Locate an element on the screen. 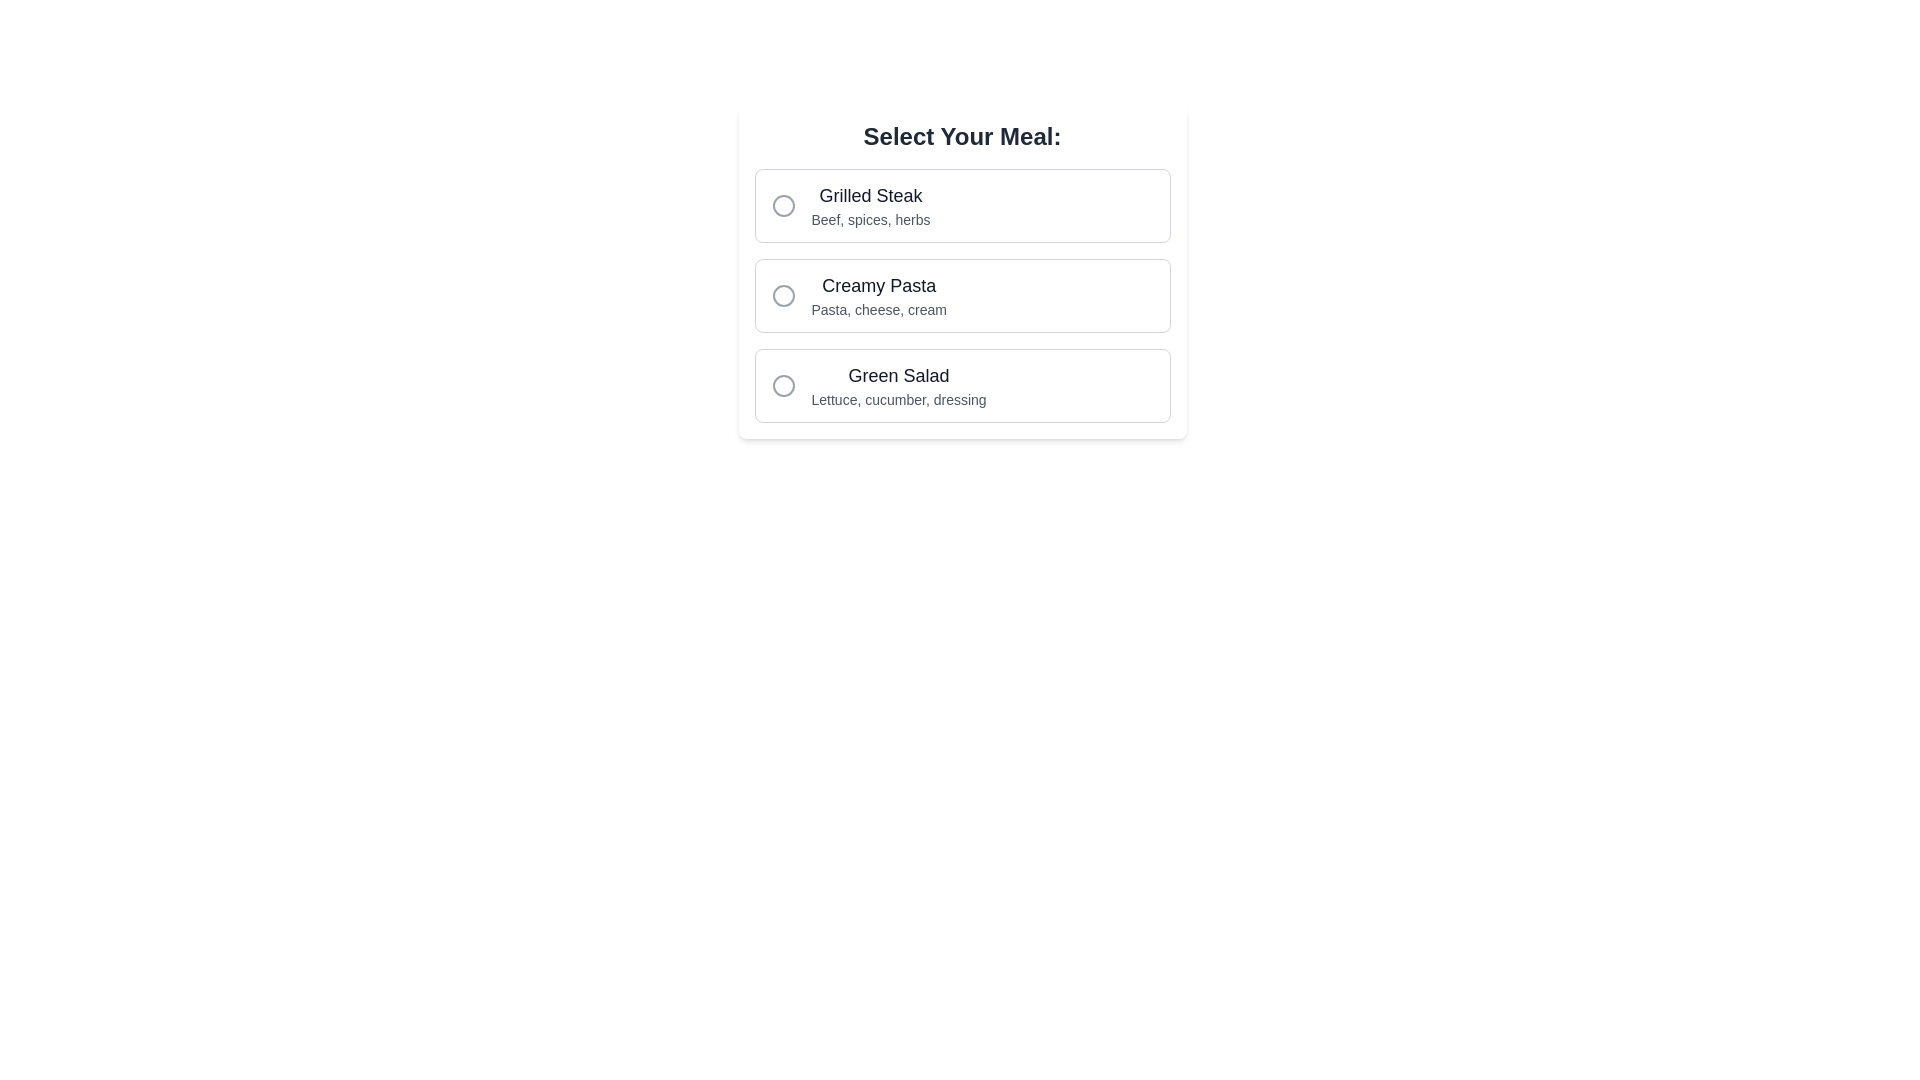  the text label displaying 'Grilled Steak' which is positioned at the top of the meal selection card is located at coordinates (871, 196).